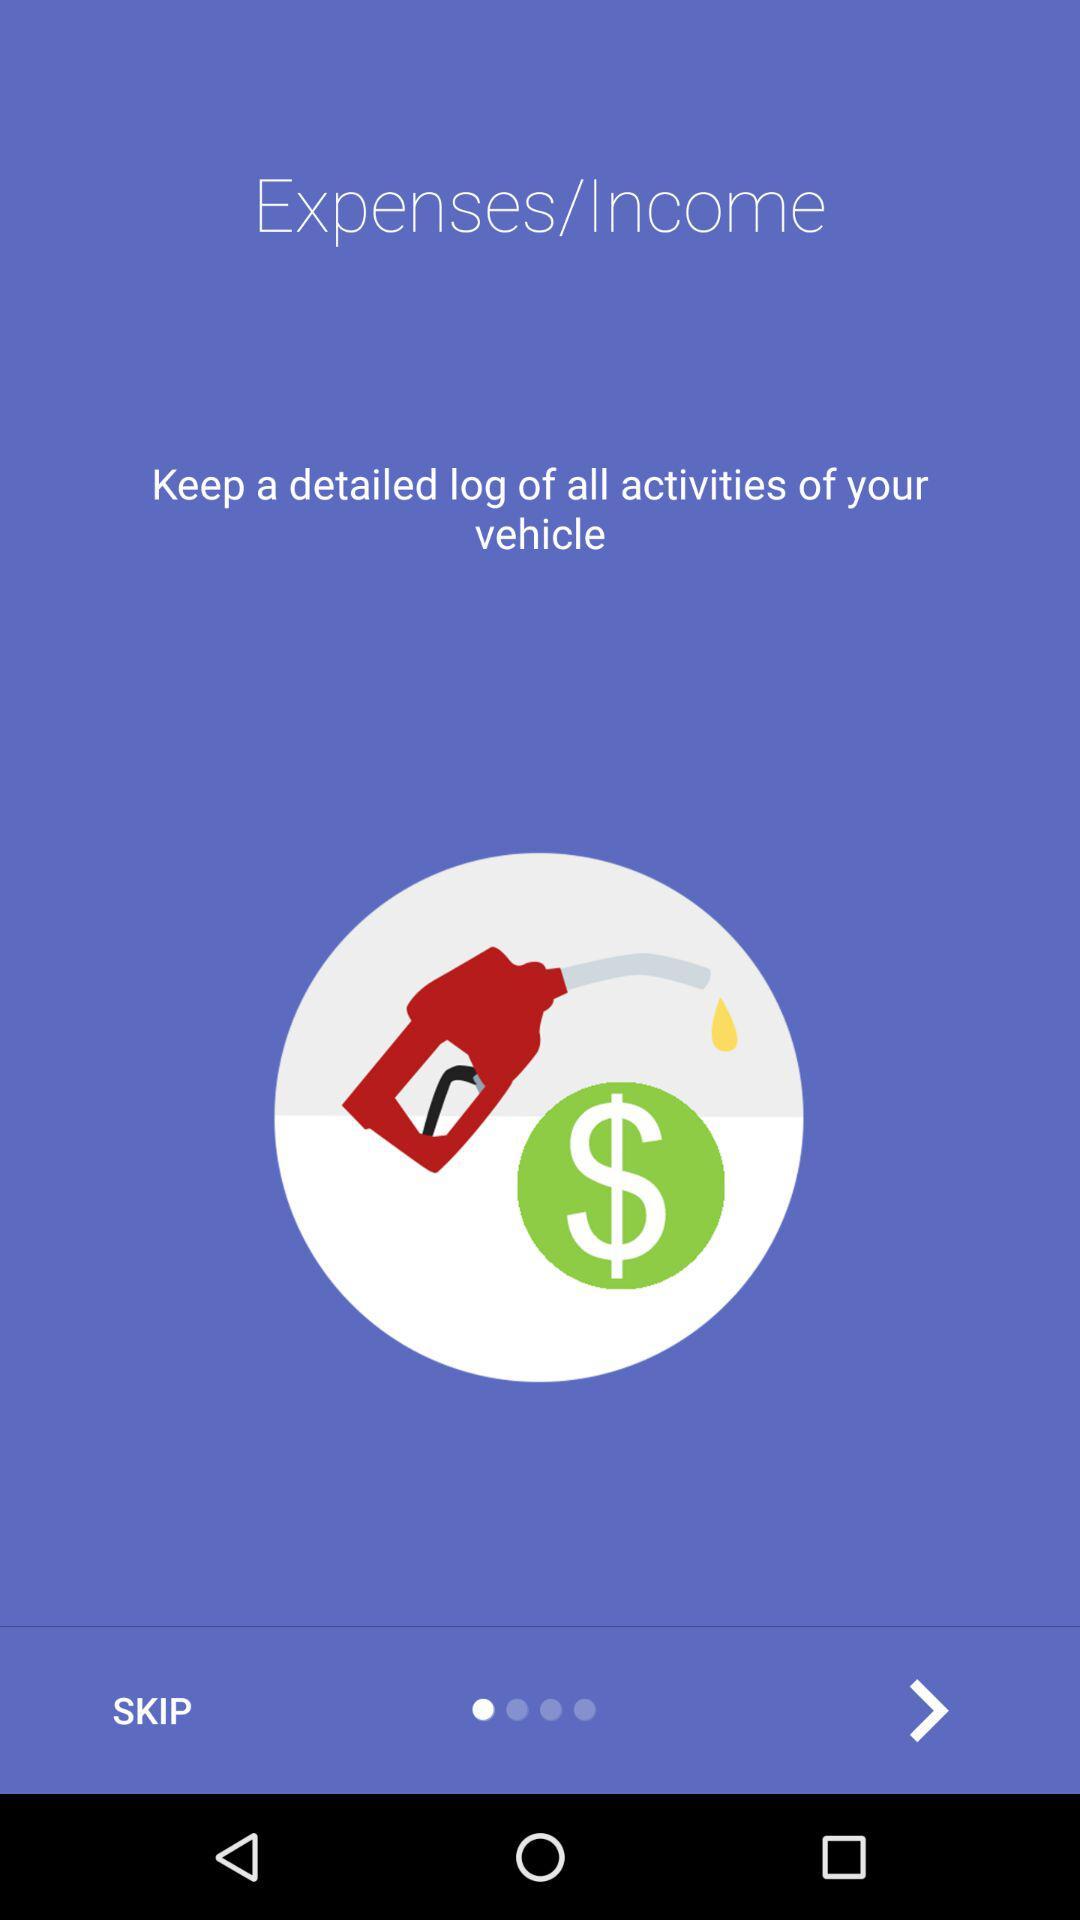 This screenshot has height=1920, width=1080. Describe the element at coordinates (151, 1709) in the screenshot. I see `the skip` at that location.